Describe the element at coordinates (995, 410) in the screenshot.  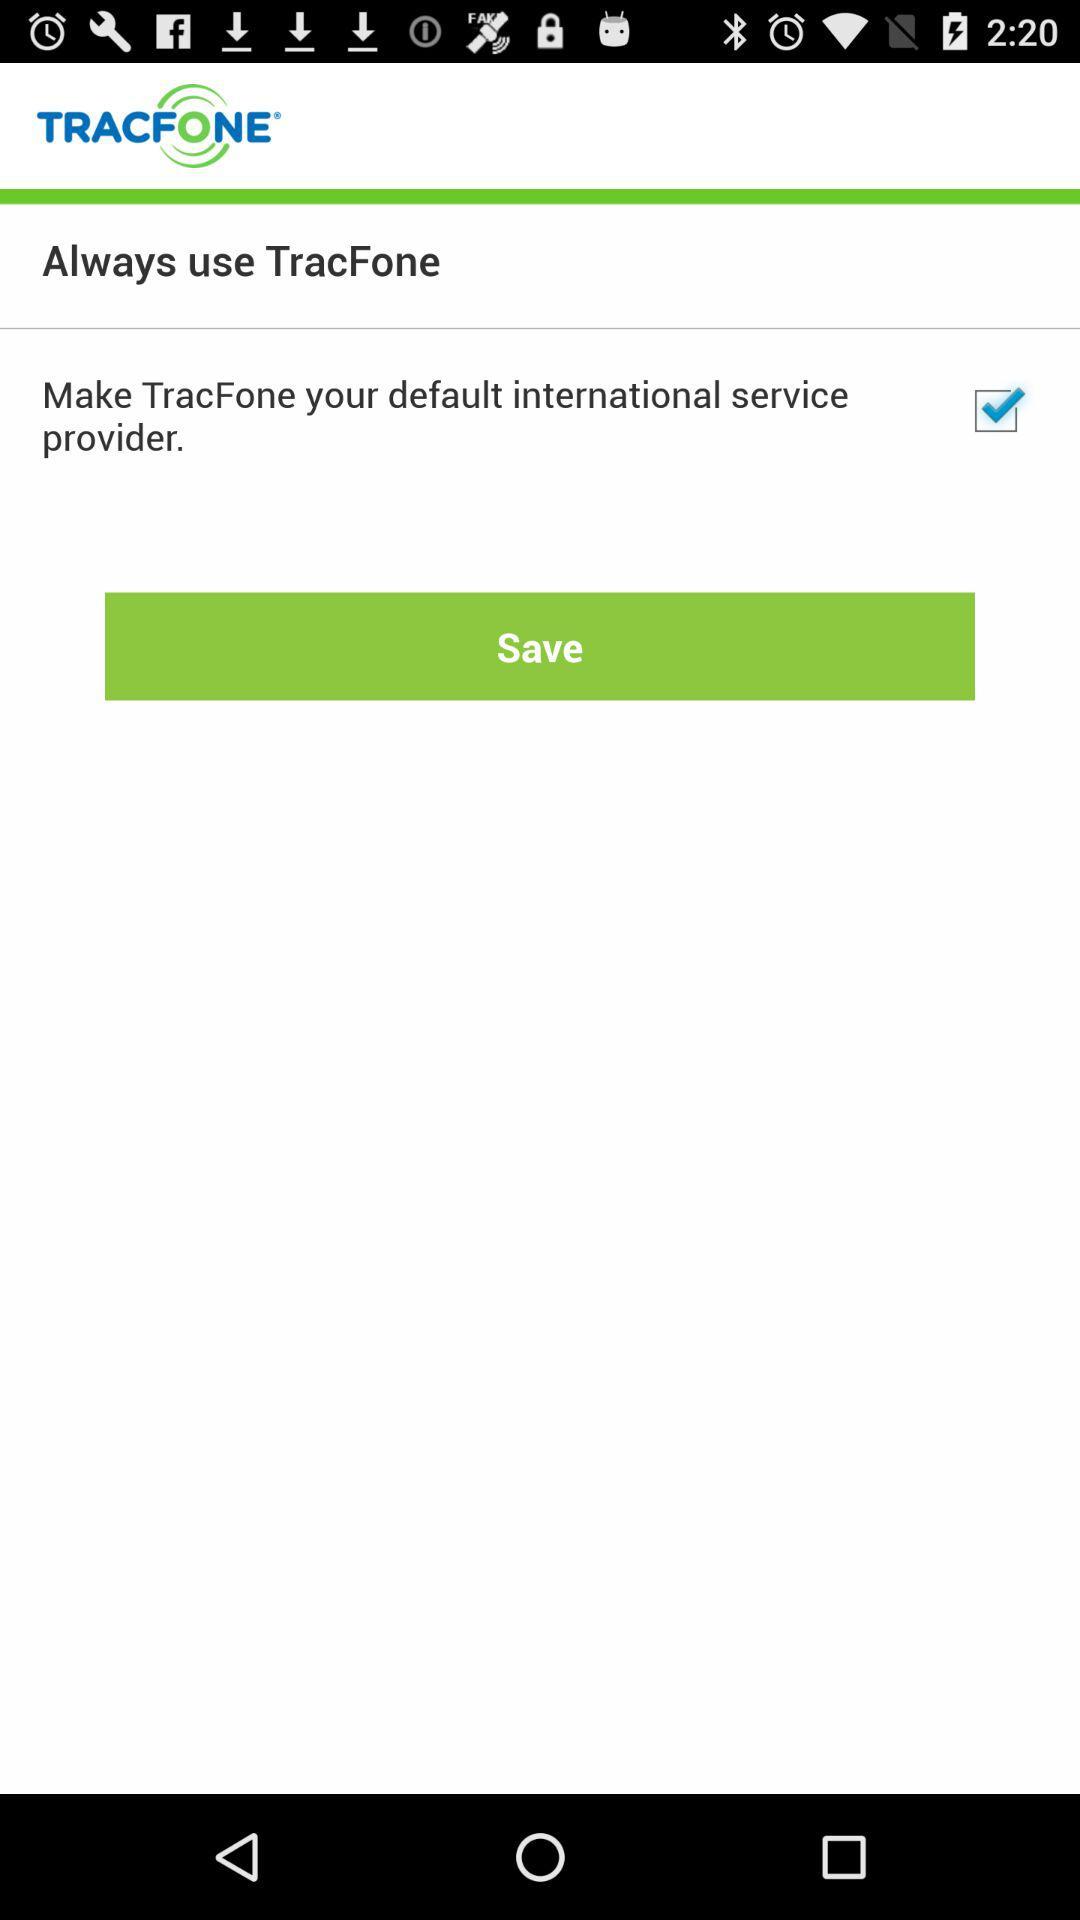
I see `the icon to the right of the make tracfone your` at that location.